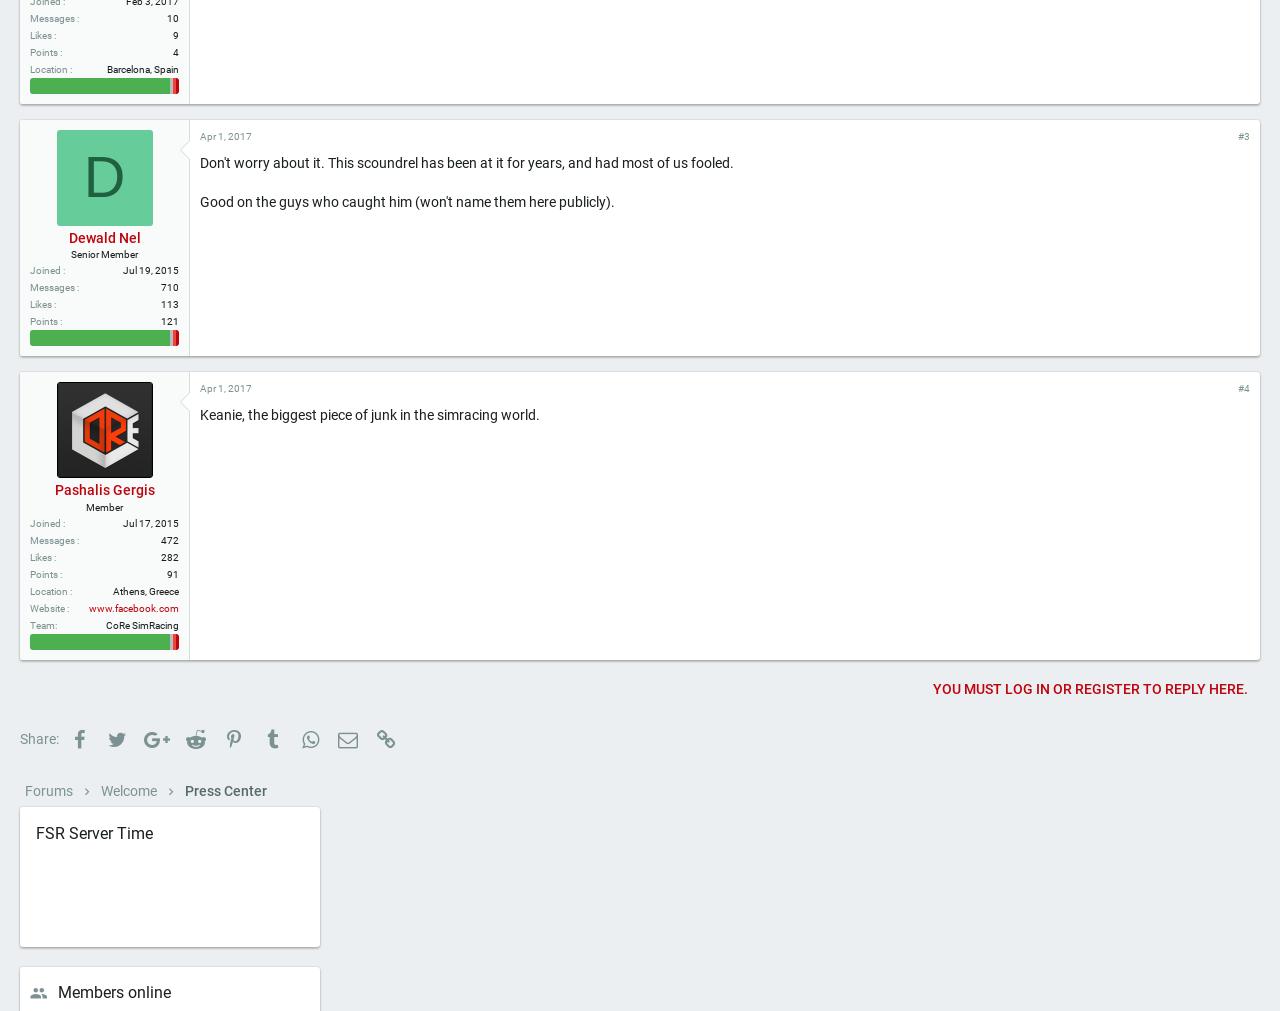 The height and width of the screenshot is (1011, 1280). Describe the element at coordinates (103, 243) in the screenshot. I see `'D'` at that location.